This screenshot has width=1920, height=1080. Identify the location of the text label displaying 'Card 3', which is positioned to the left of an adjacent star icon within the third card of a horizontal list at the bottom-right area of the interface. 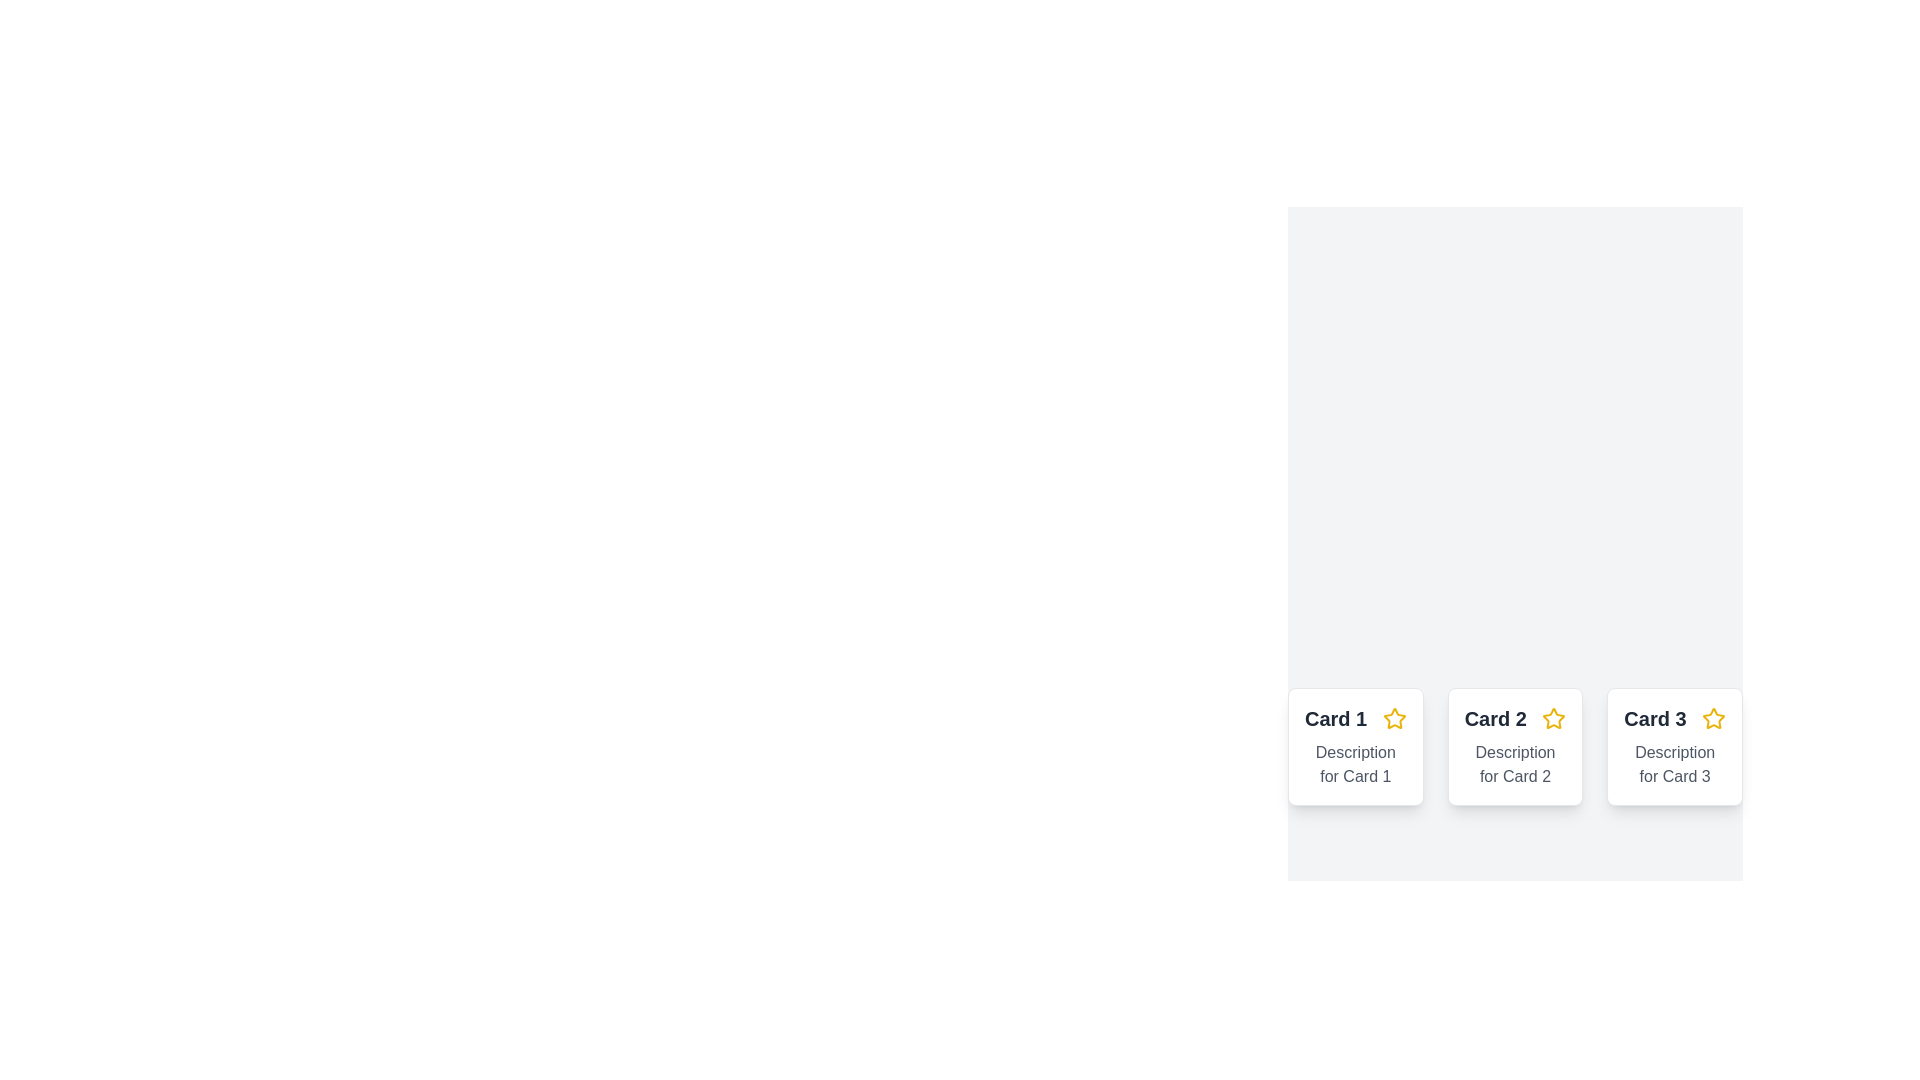
(1655, 717).